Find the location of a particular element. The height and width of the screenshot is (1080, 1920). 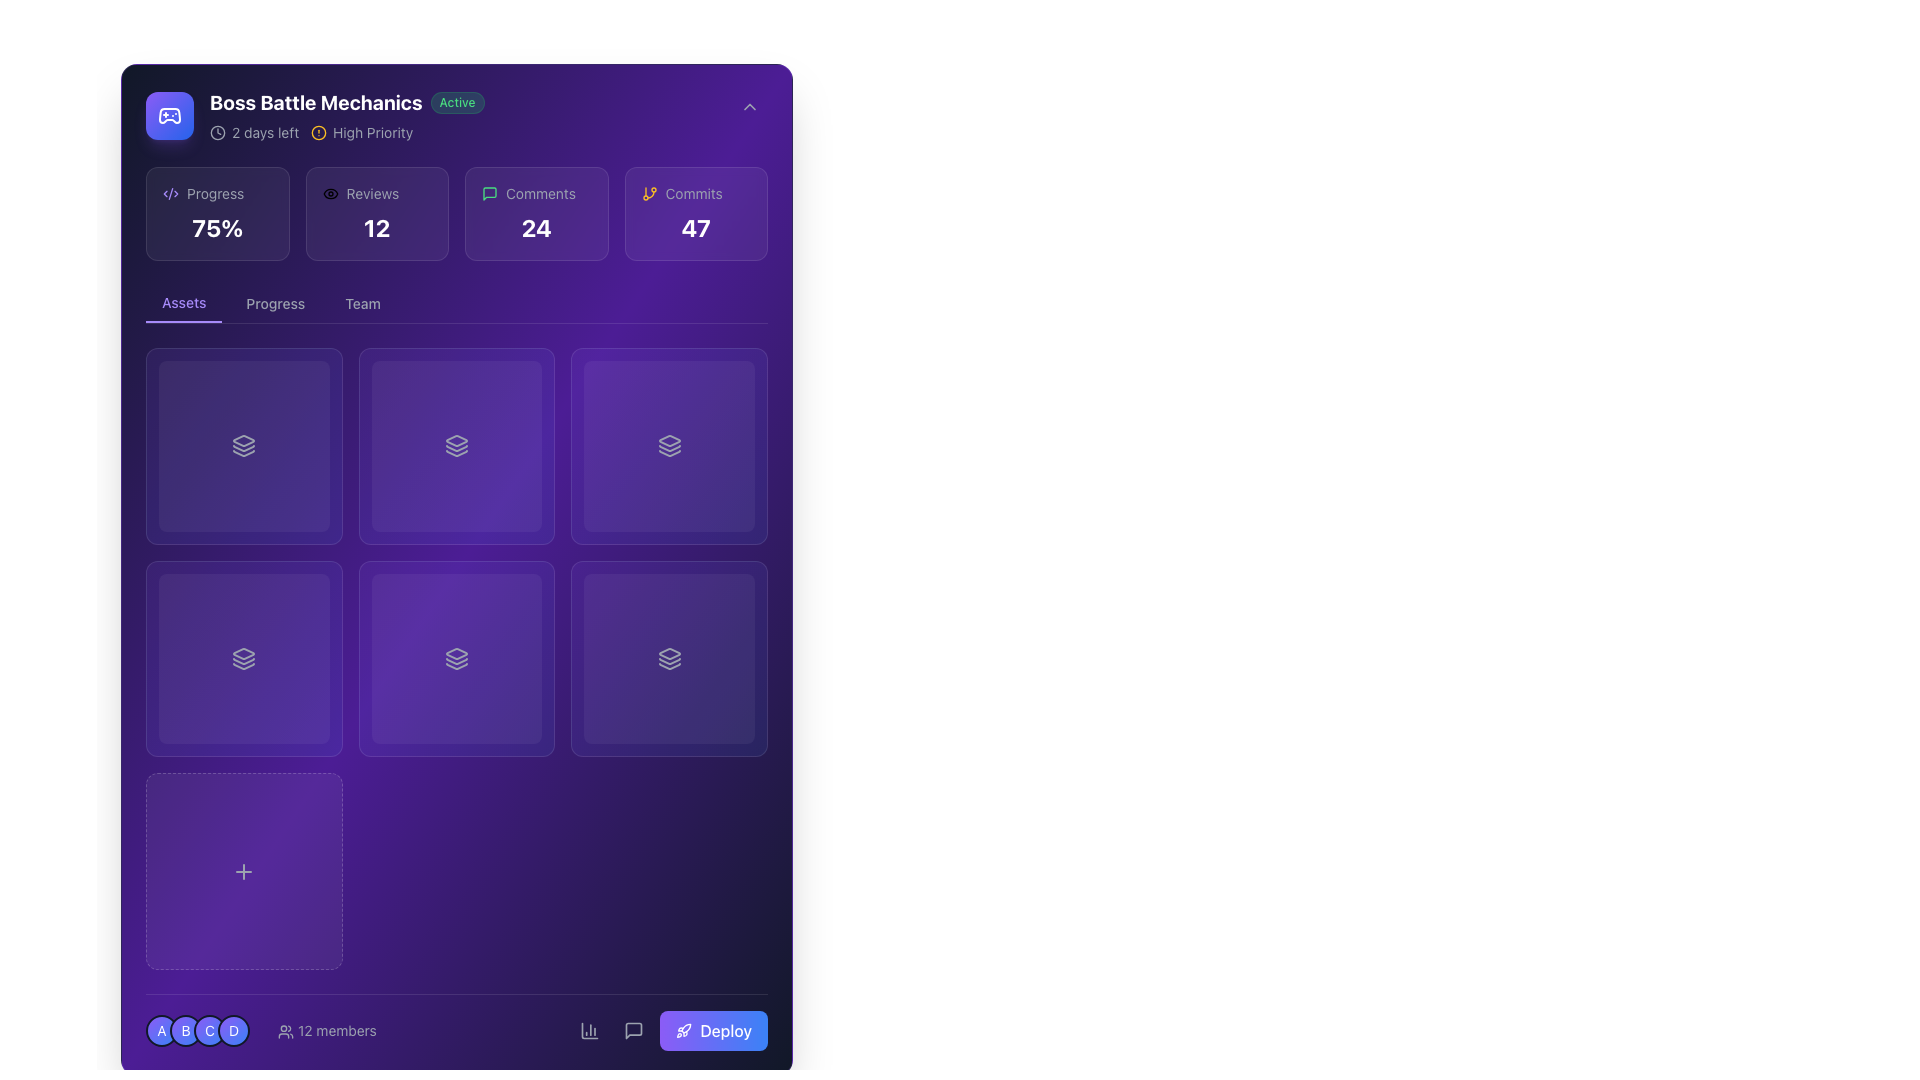

the interactive button that is a square with a vertically stacked icon, located in the second row, last column of a 3x2 grid layout, towards the center-right of the interface to interact is located at coordinates (669, 445).